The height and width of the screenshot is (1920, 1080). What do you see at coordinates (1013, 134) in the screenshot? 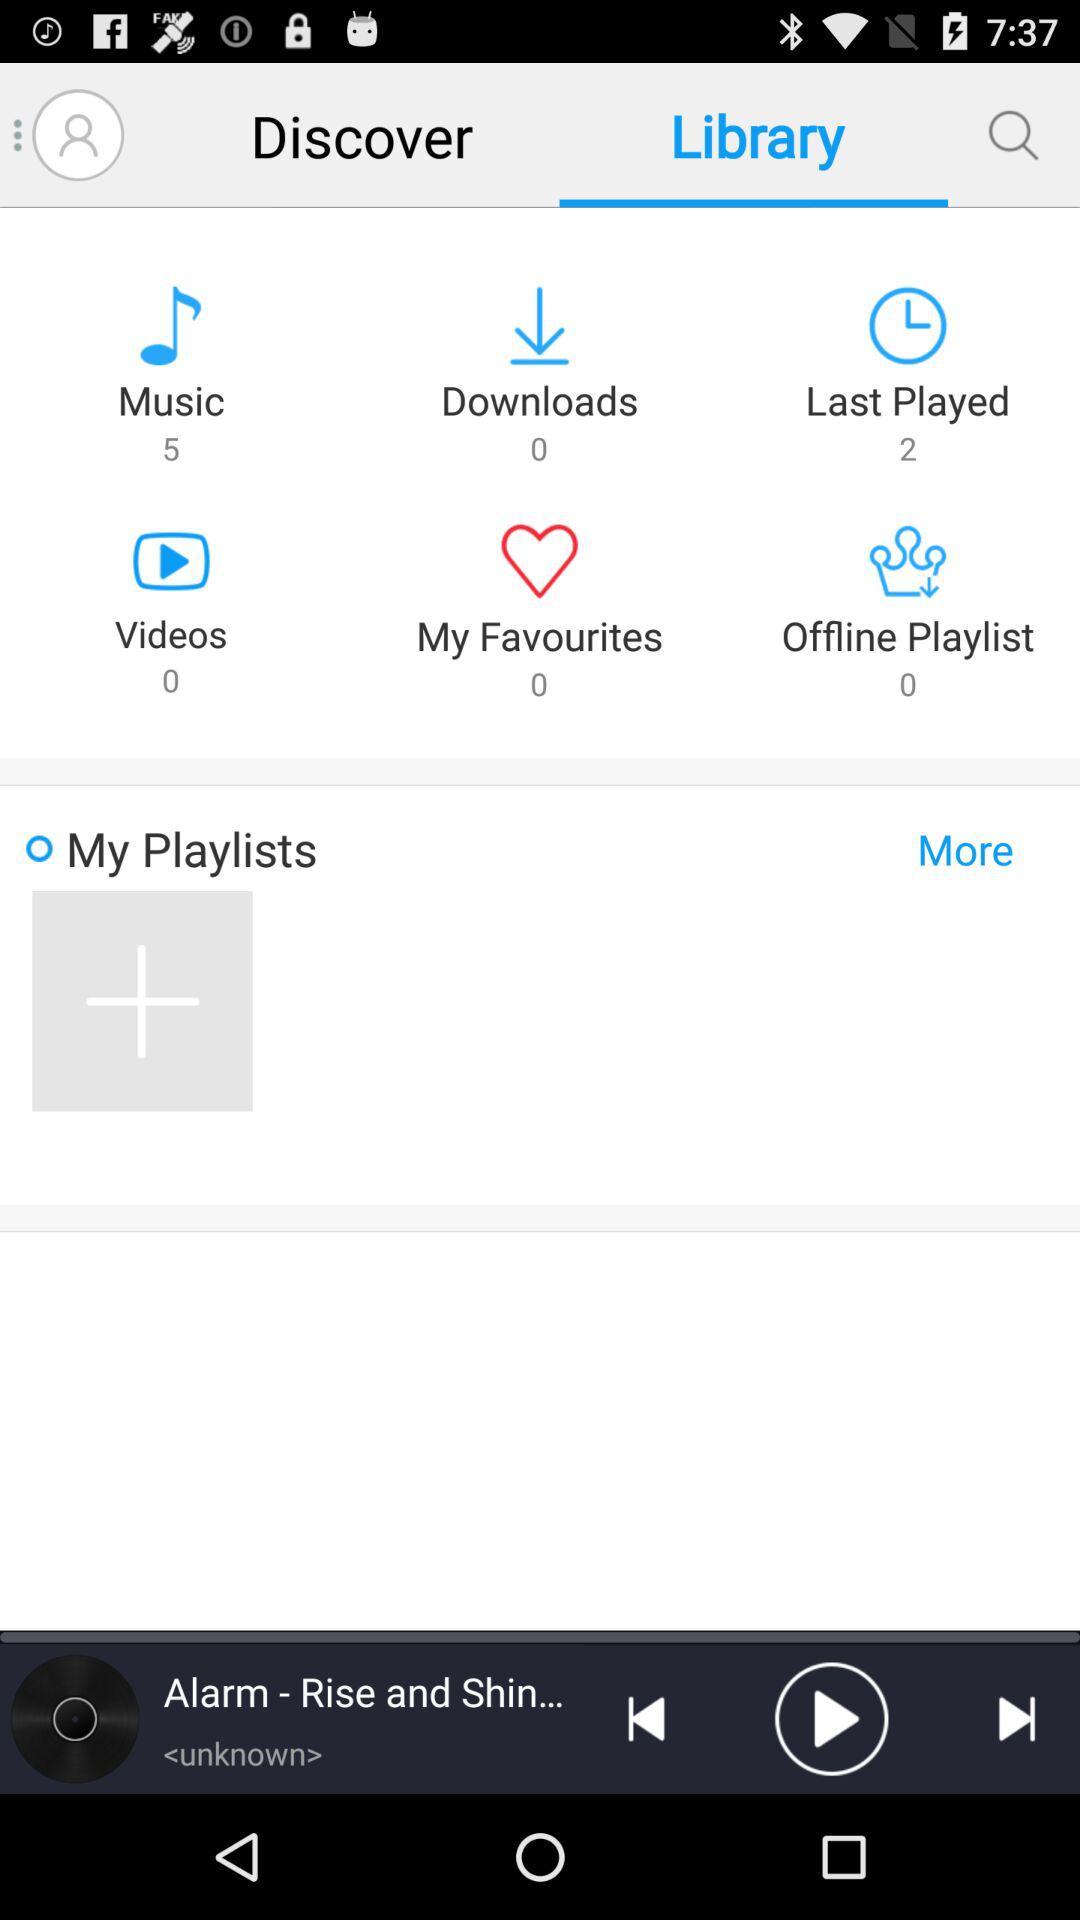
I see `search files` at bounding box center [1013, 134].